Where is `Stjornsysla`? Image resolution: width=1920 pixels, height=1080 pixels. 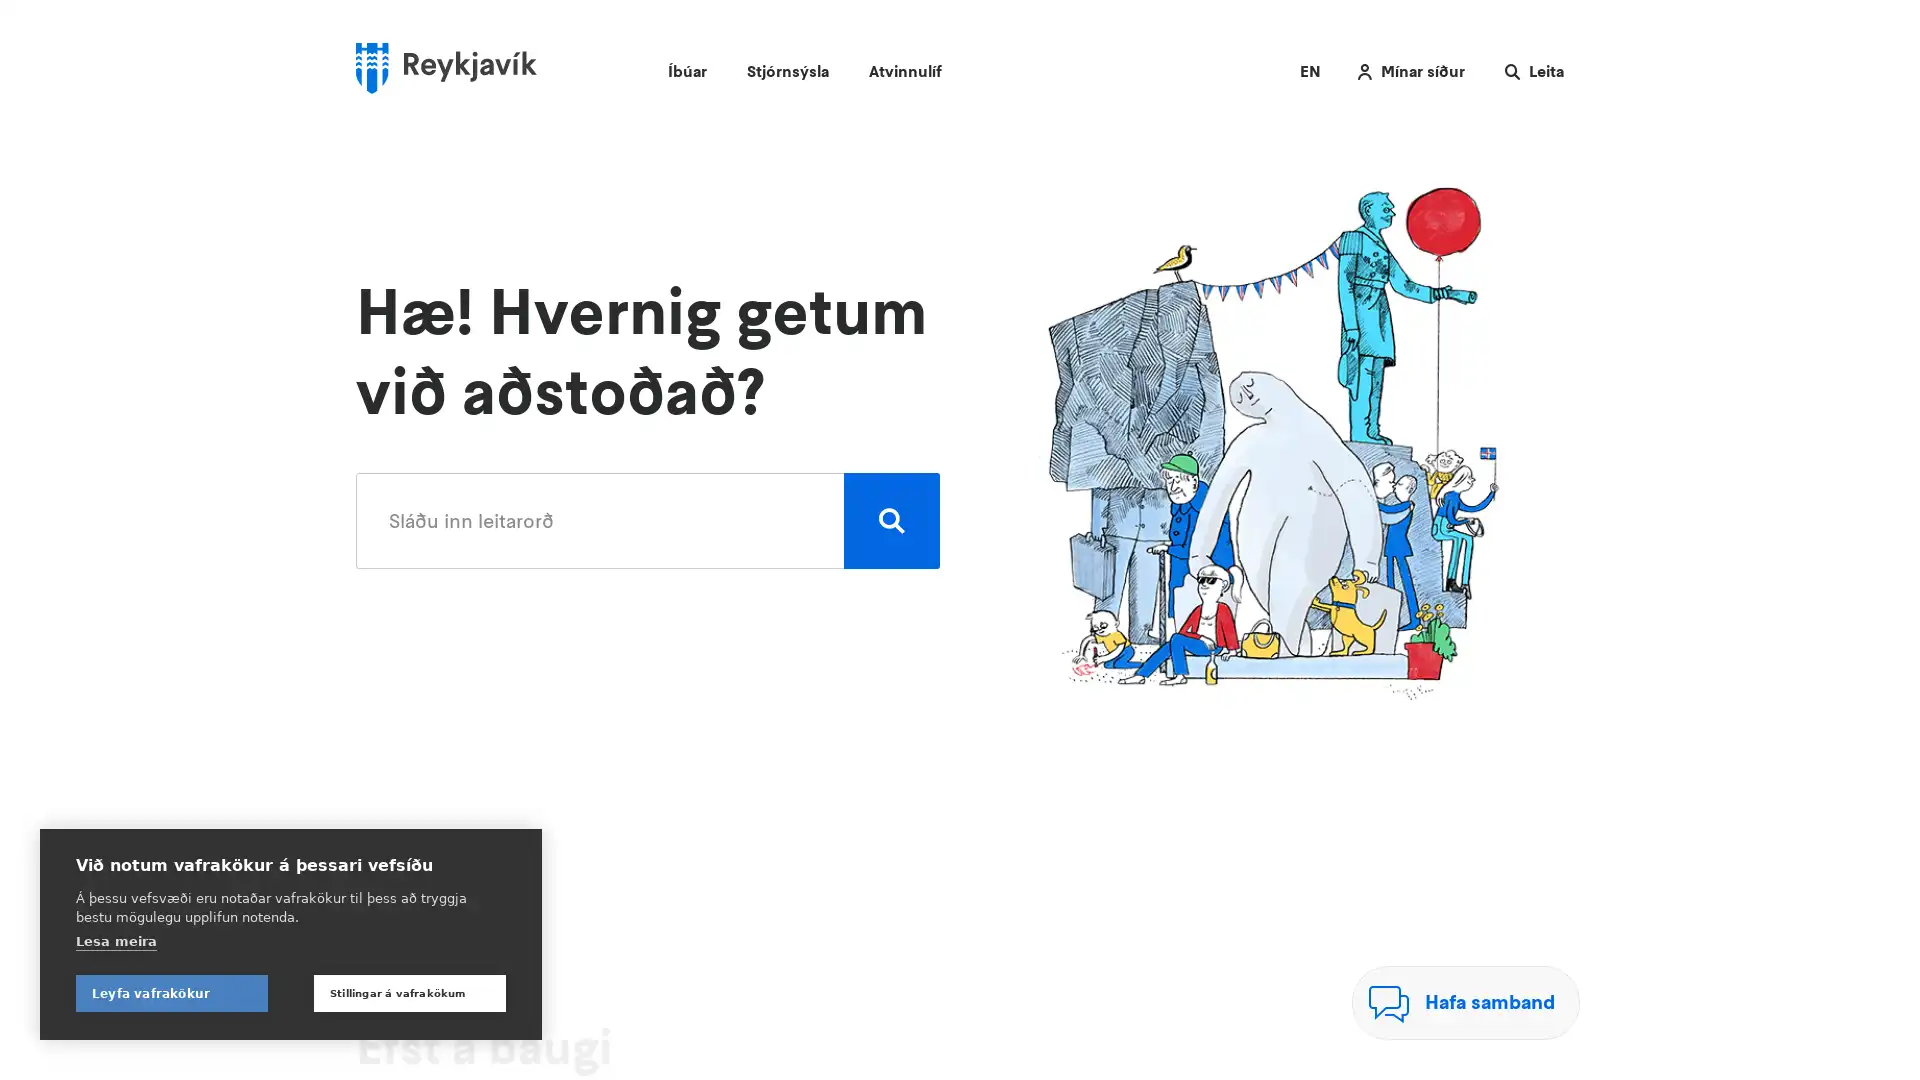
Stjornsysla is located at coordinates (786, 67).